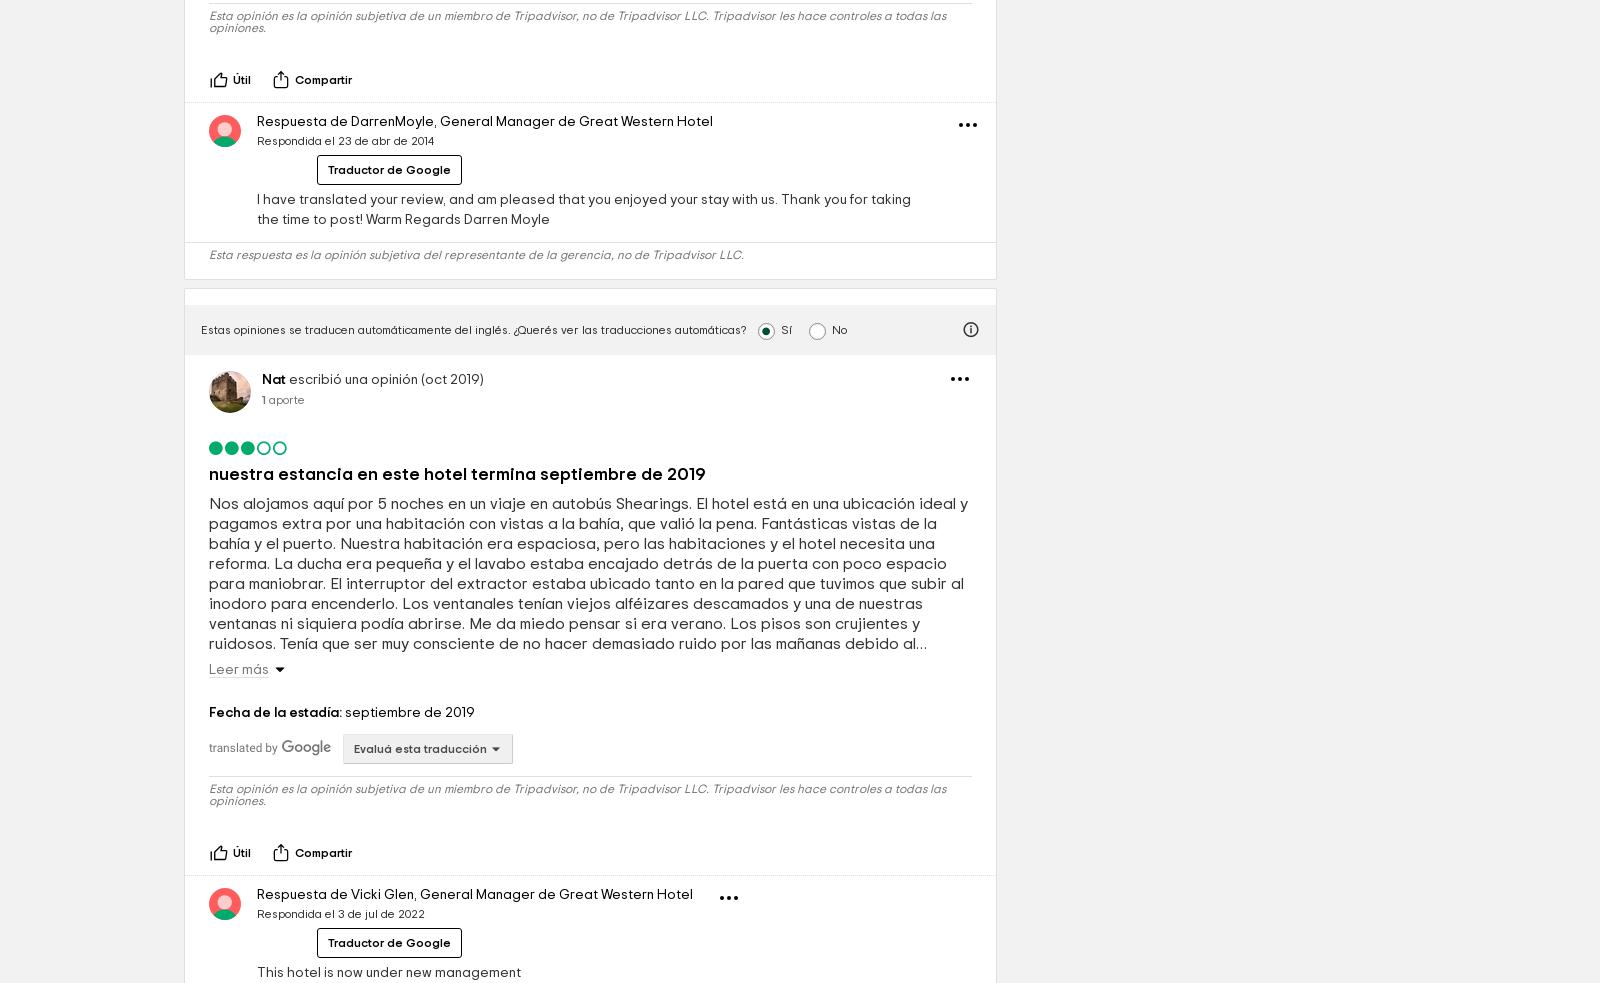  I want to click on 'Great Western Hotel', so click(645, 260).